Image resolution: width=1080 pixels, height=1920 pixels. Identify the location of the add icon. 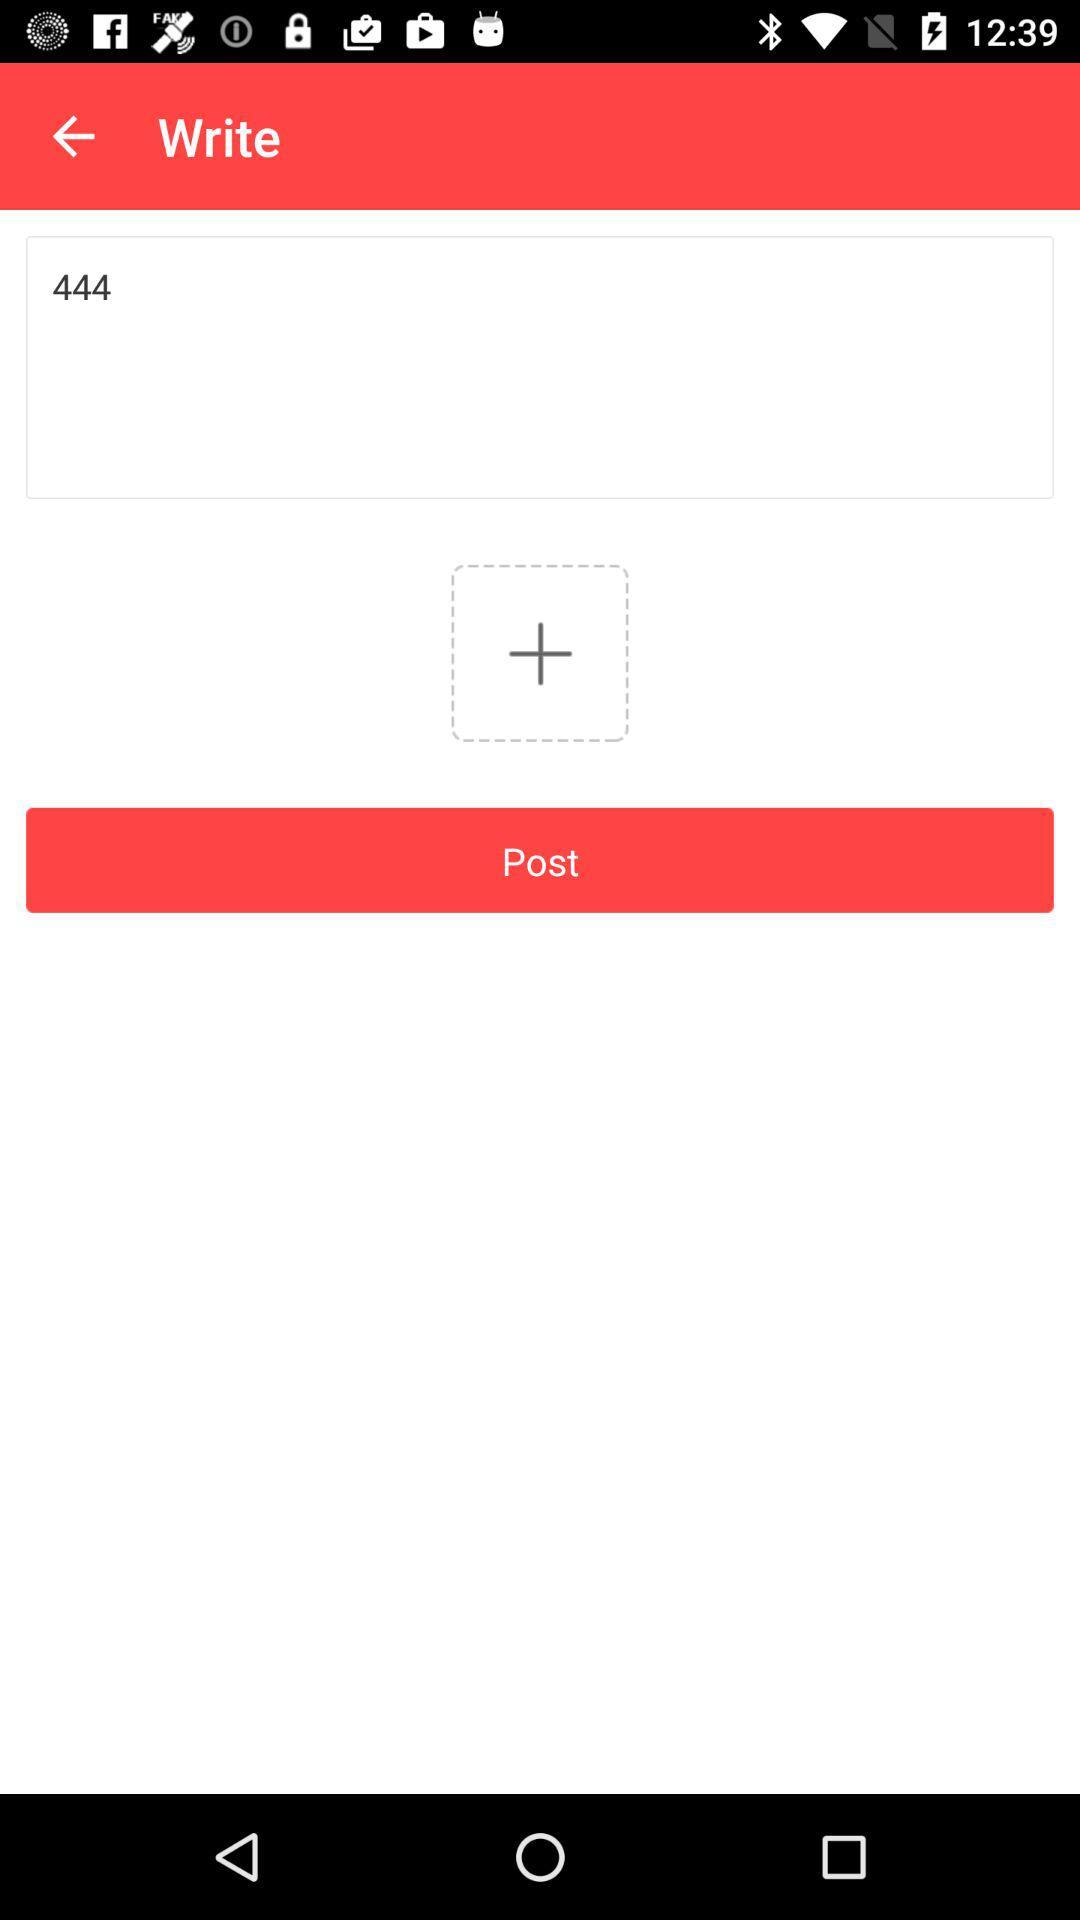
(540, 653).